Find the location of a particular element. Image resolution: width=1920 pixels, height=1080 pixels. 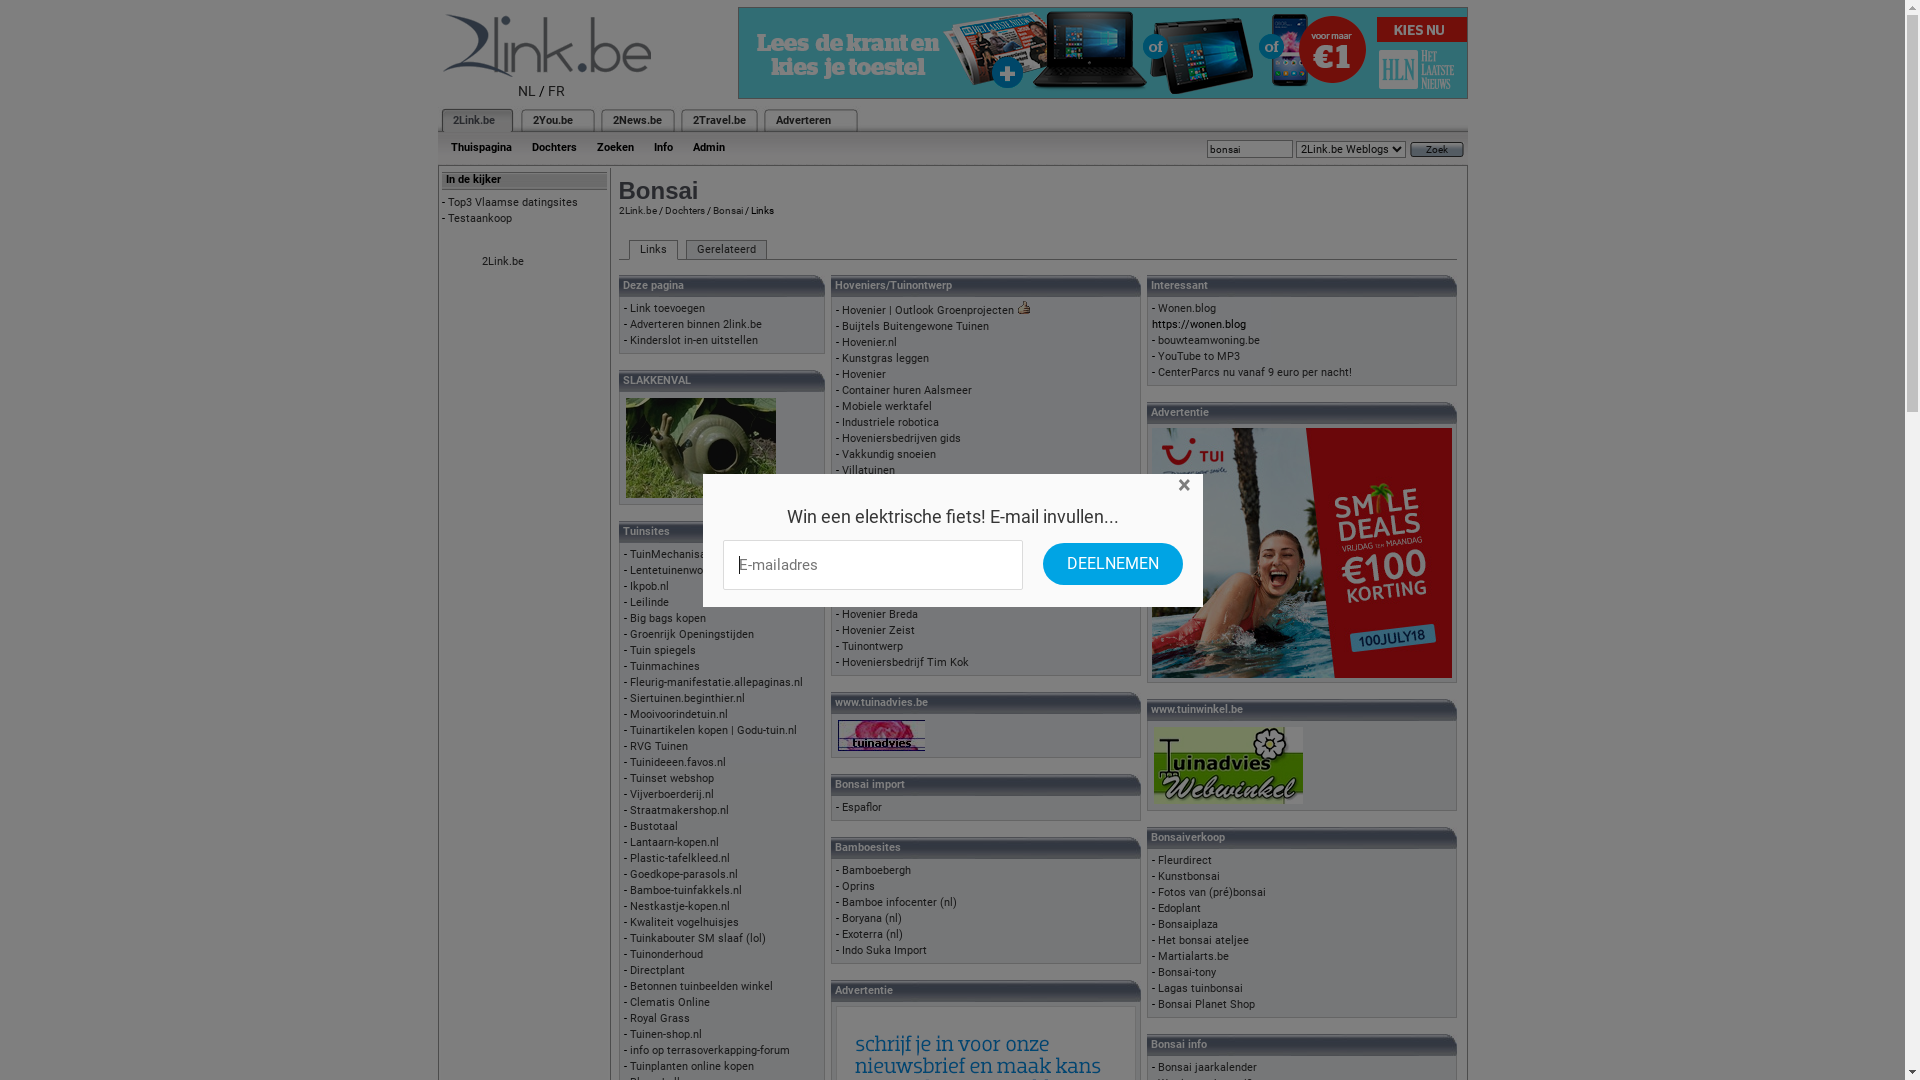

'Admin' is located at coordinates (708, 146).